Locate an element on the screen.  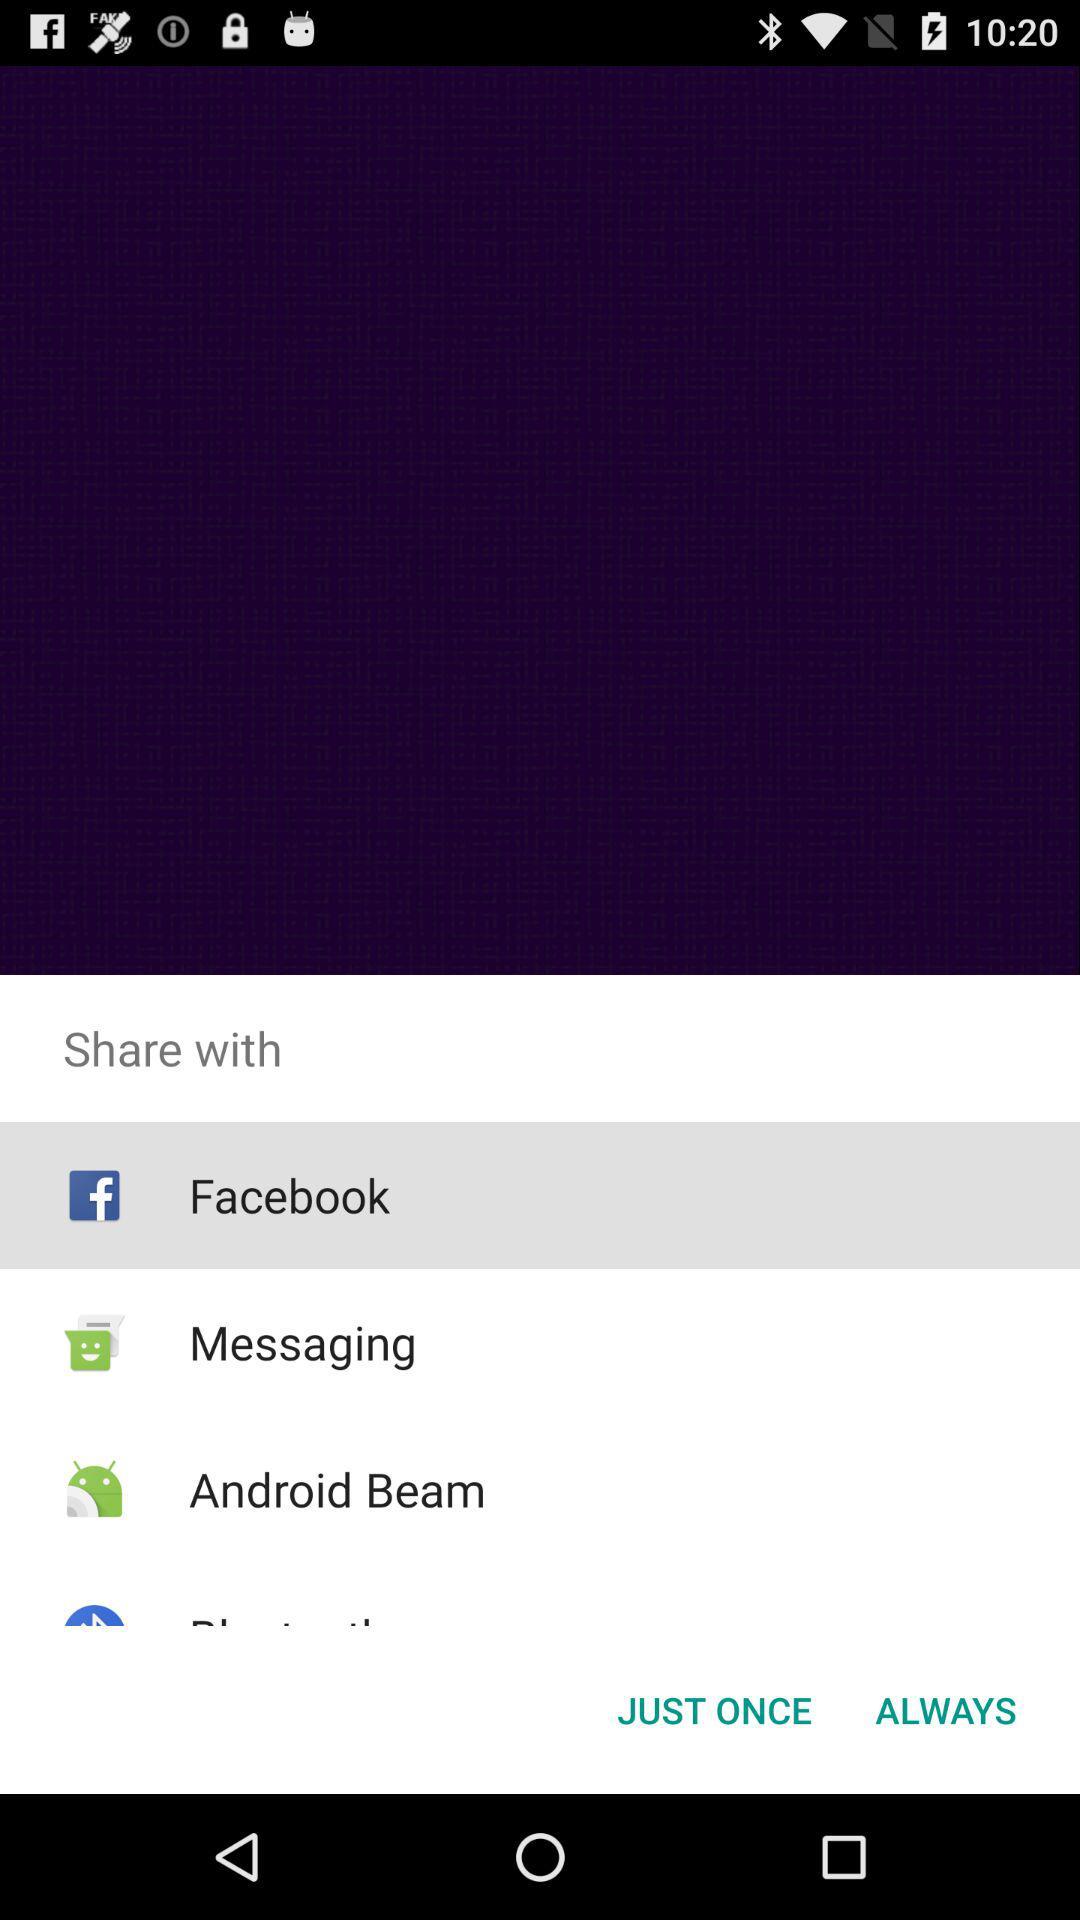
the icon to the right of the bluetooth icon is located at coordinates (713, 1708).